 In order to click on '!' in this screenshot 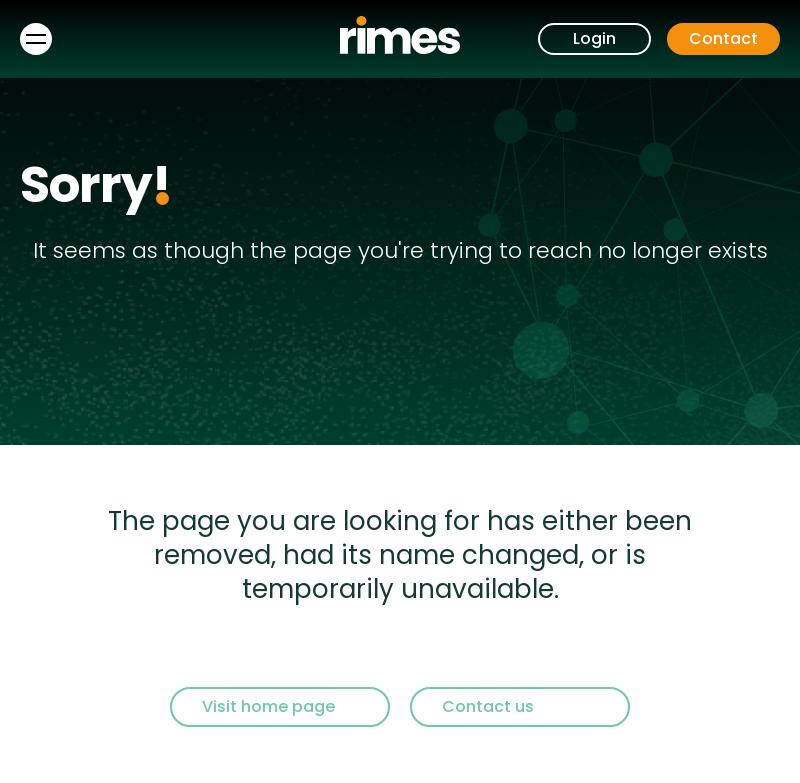, I will do `click(161, 185)`.